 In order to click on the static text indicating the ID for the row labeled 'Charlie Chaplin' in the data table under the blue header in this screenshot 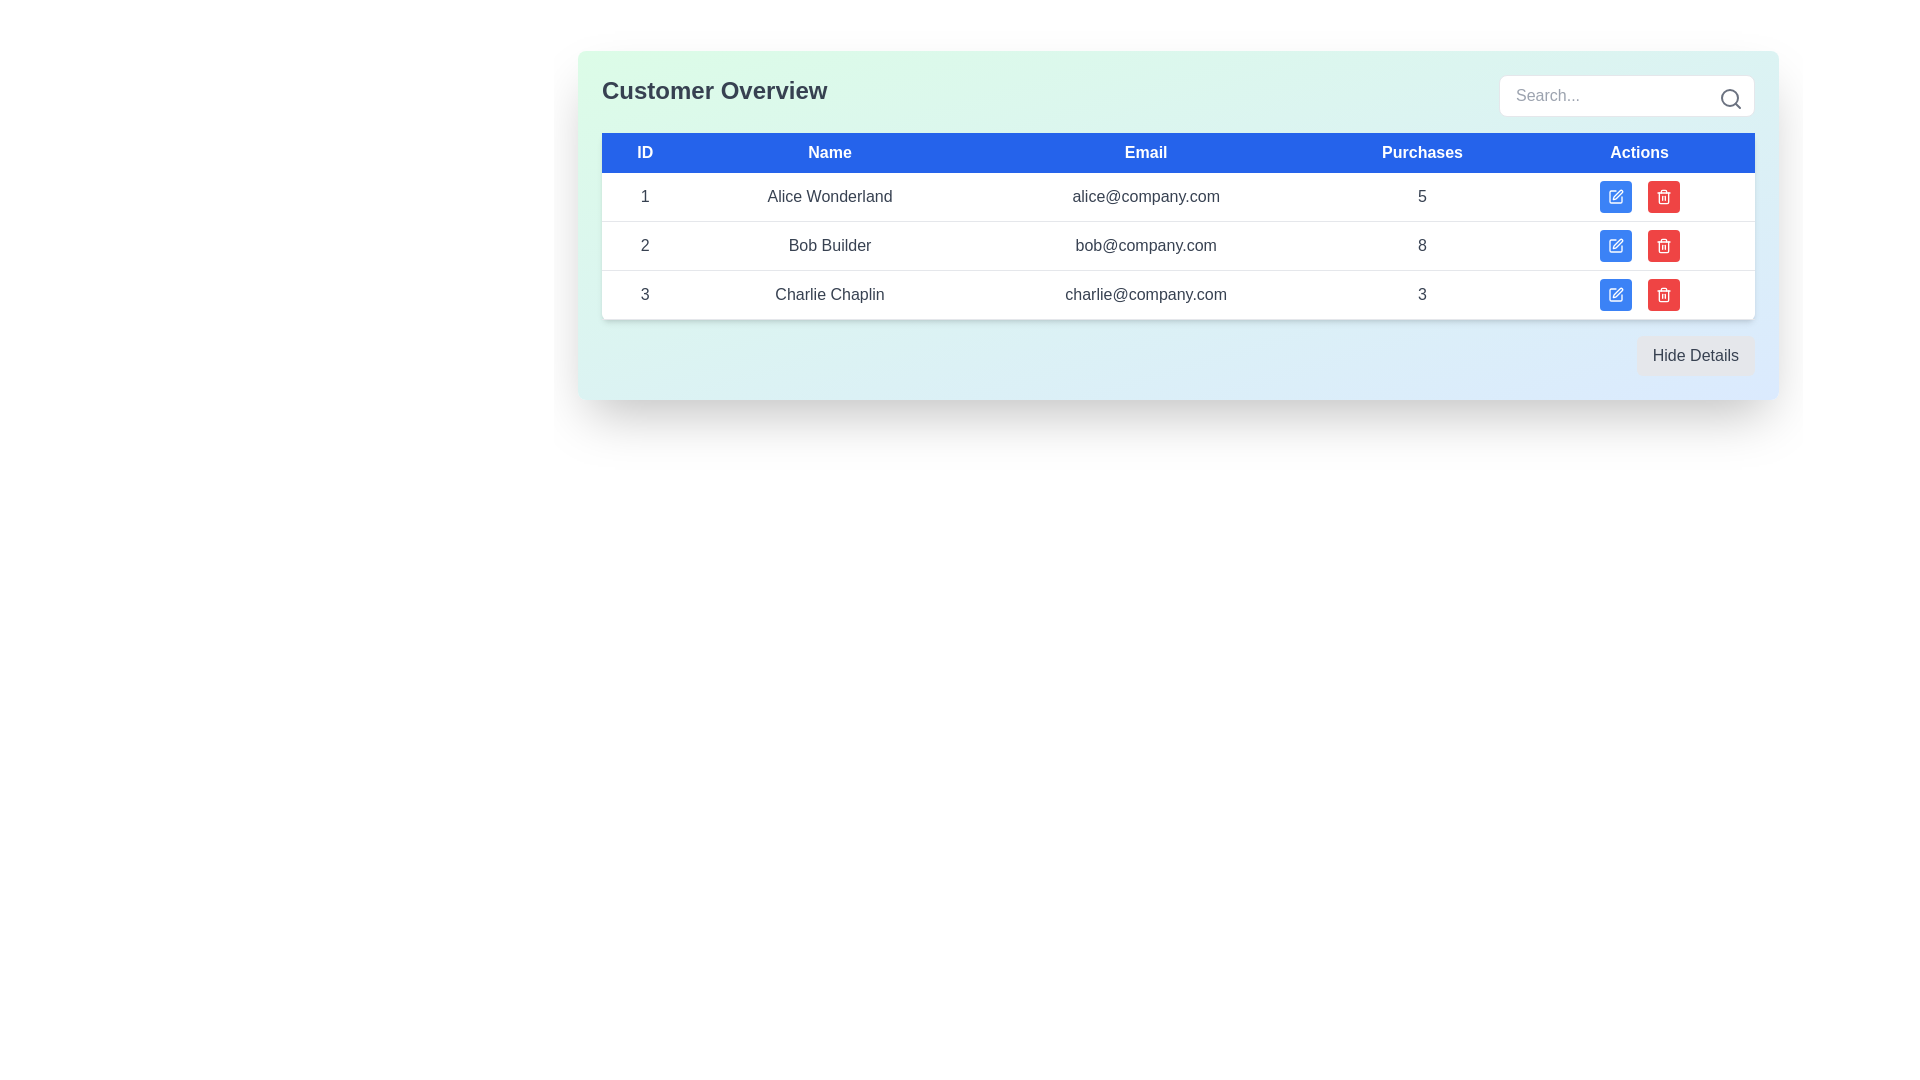, I will do `click(645, 294)`.